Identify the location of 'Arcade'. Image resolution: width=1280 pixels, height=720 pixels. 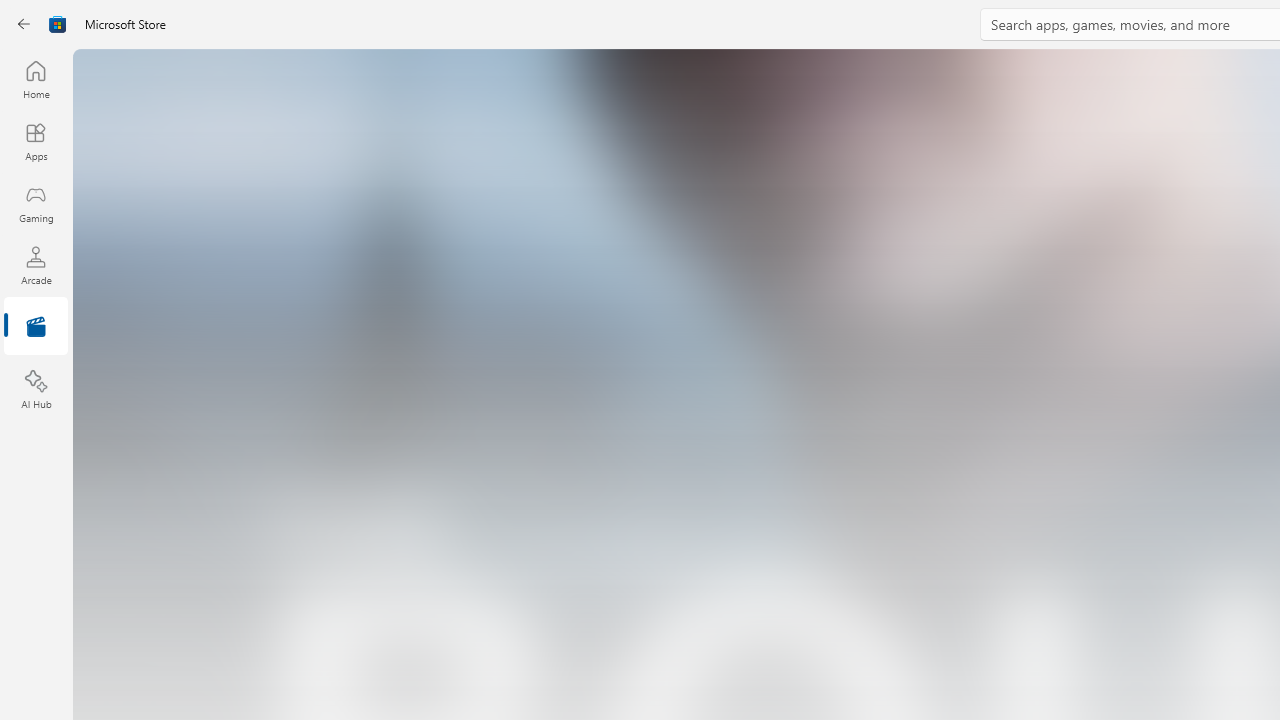
(35, 264).